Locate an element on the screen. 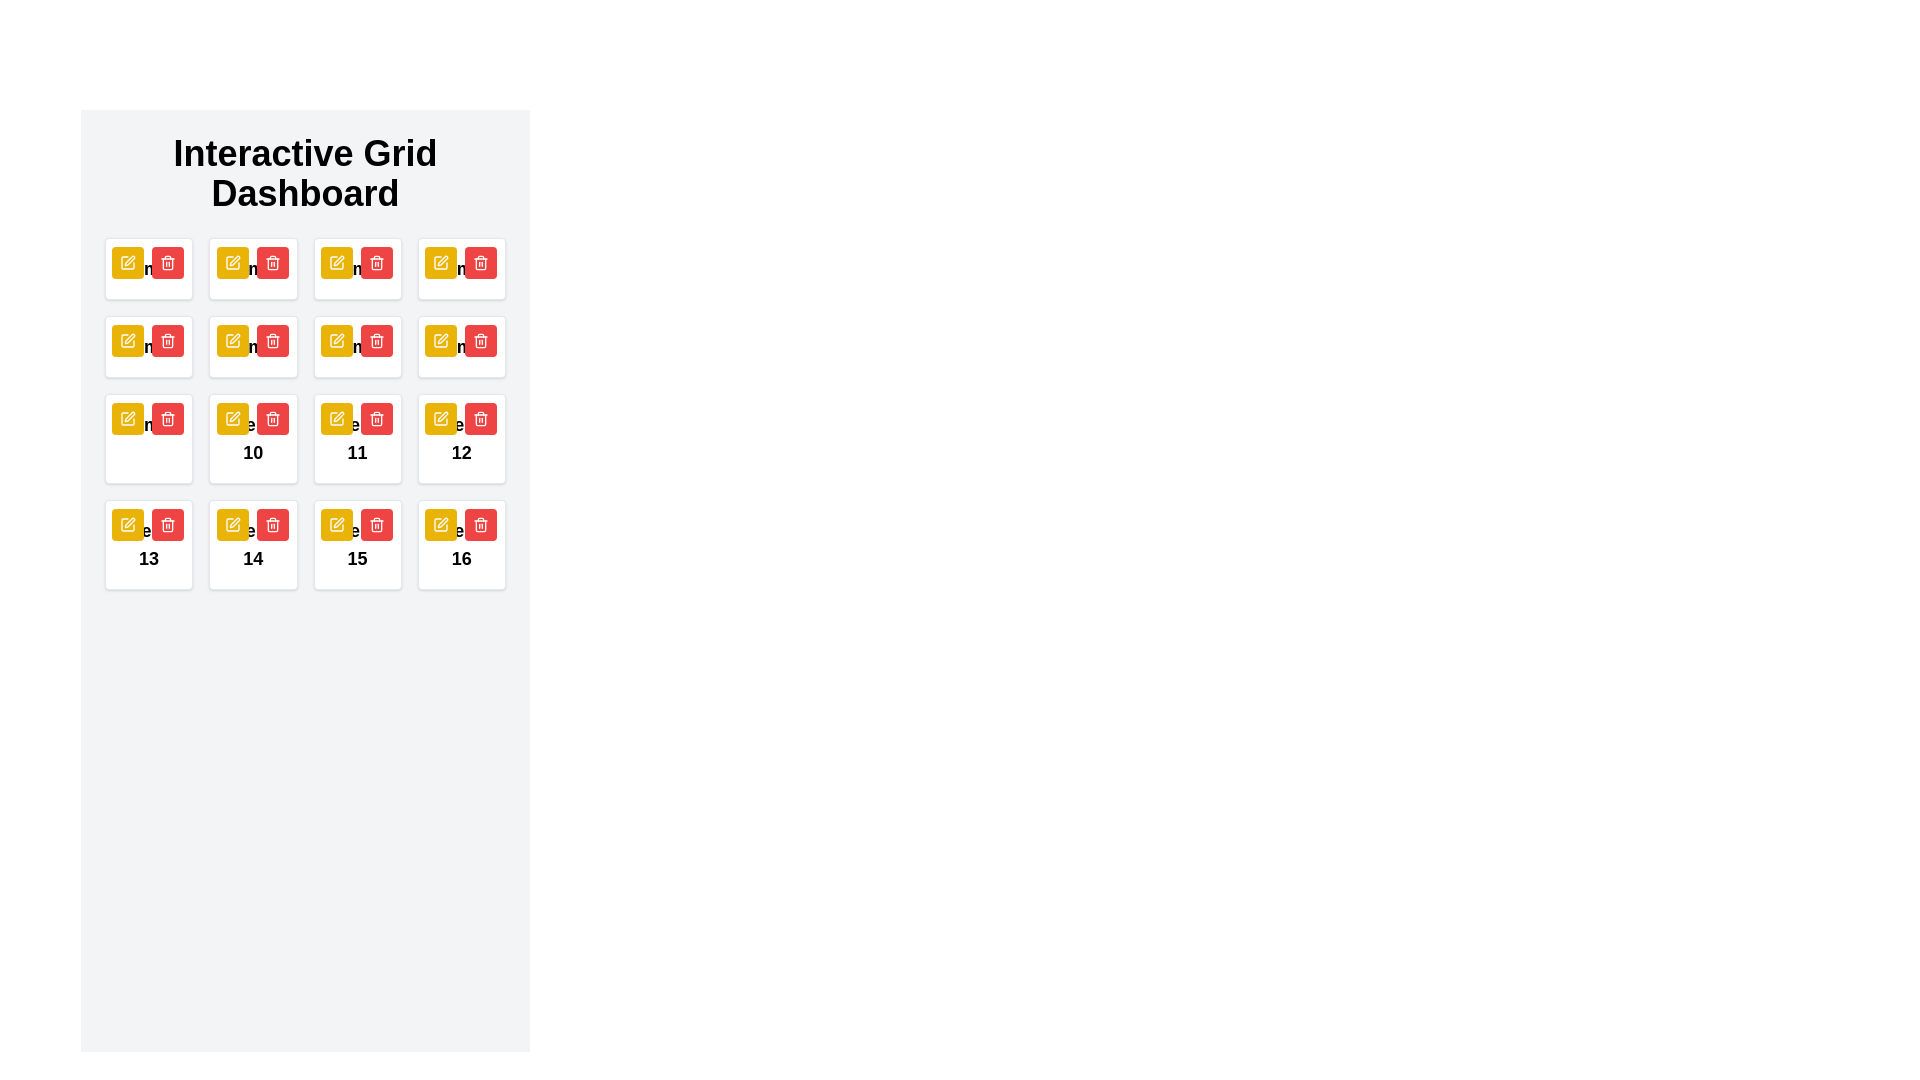 This screenshot has width=1920, height=1080. the edit button located at the top right corner of the white grid card is located at coordinates (336, 418).